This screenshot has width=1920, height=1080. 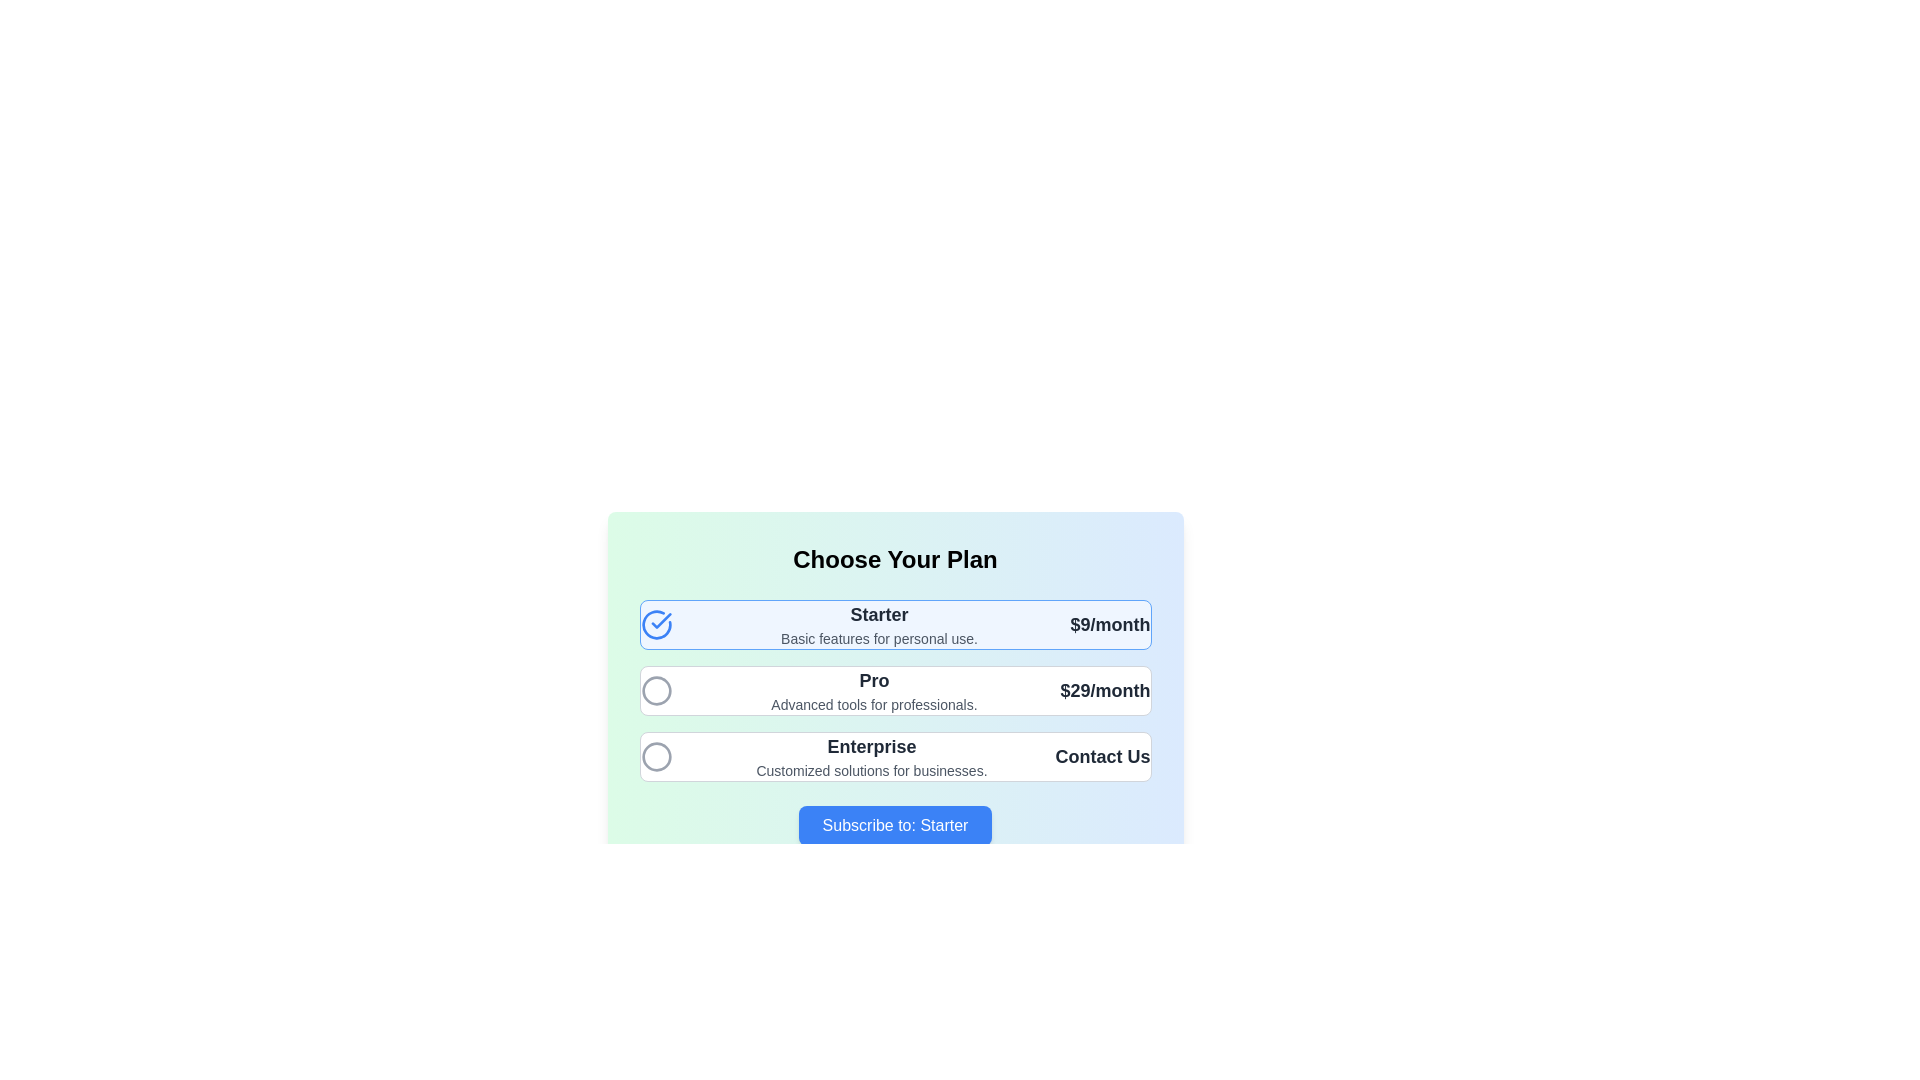 What do you see at coordinates (874, 704) in the screenshot?
I see `the descriptive text element that provides additional details about the 'Pro' plan, located beneath the bold text 'Pro' within the 'Pro' plan option block` at bounding box center [874, 704].